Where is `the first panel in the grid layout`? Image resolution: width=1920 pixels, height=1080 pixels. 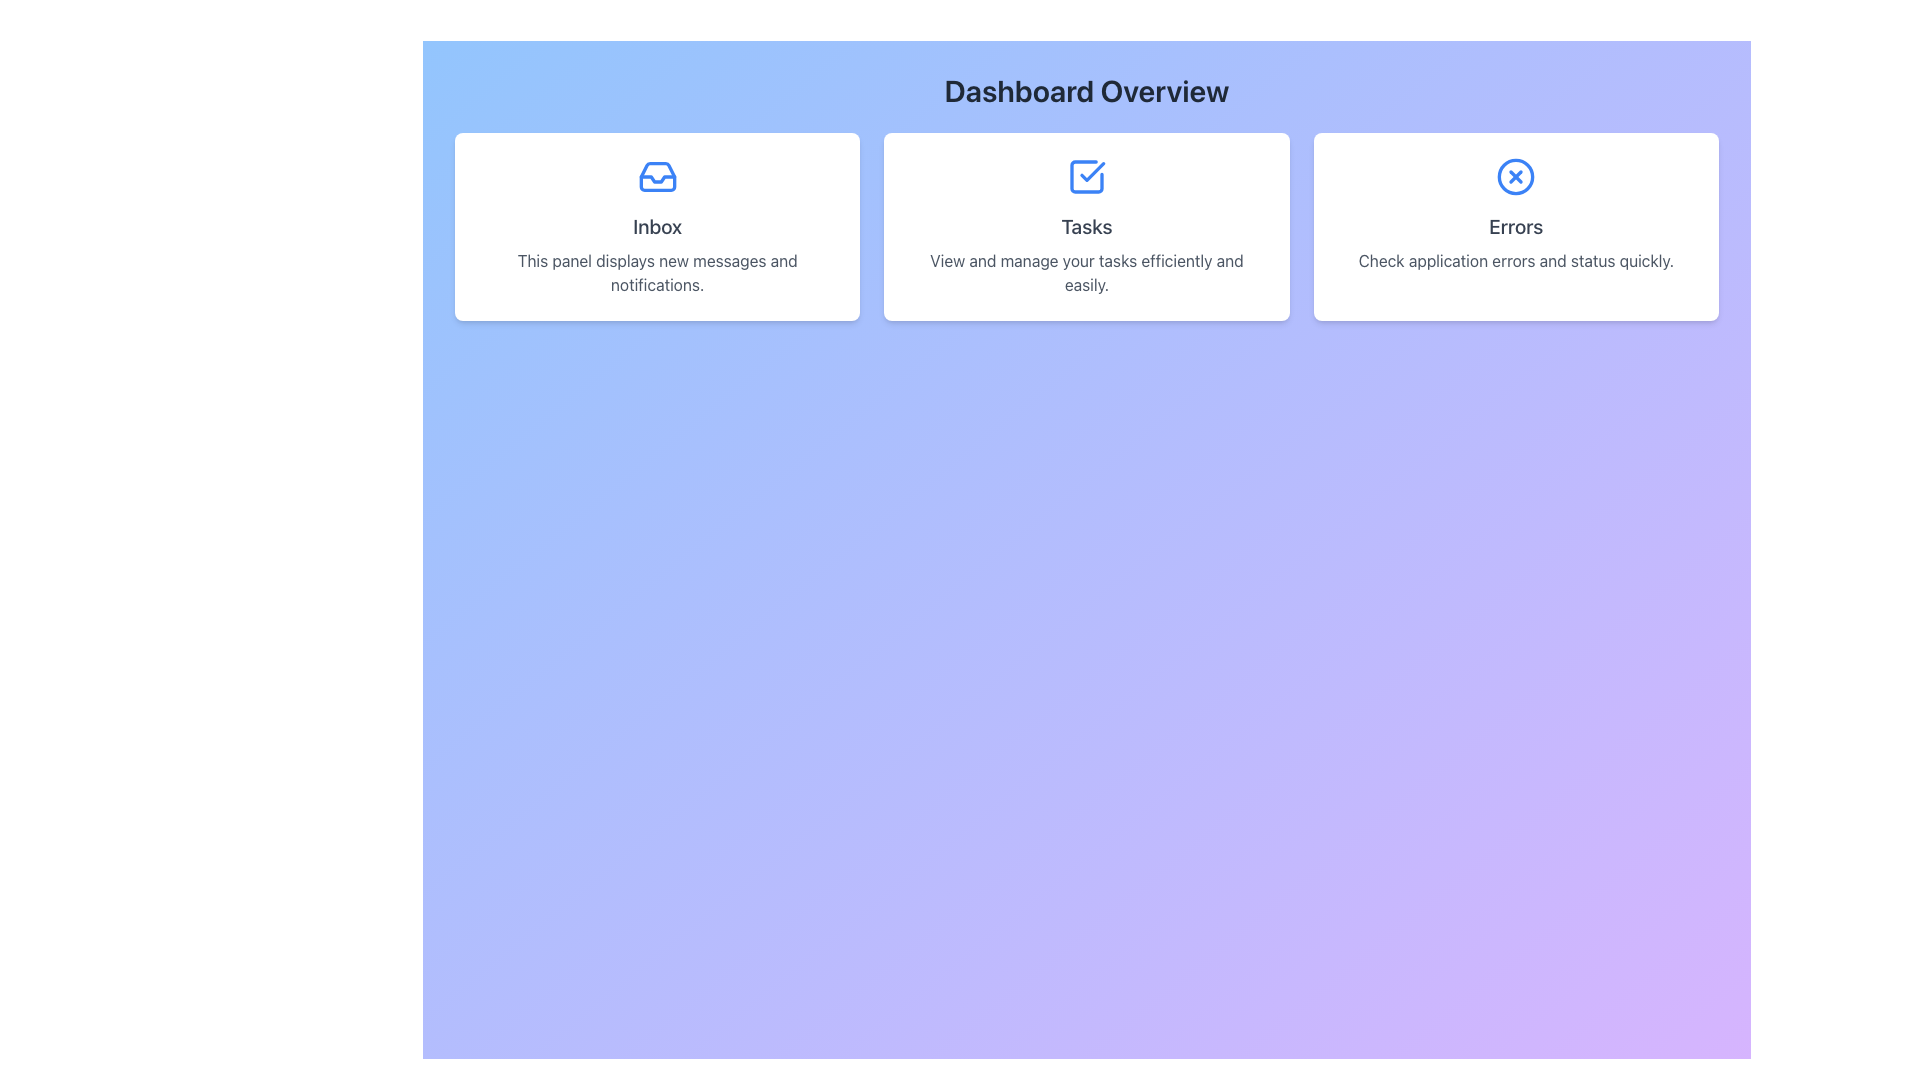 the first panel in the grid layout is located at coordinates (657, 226).